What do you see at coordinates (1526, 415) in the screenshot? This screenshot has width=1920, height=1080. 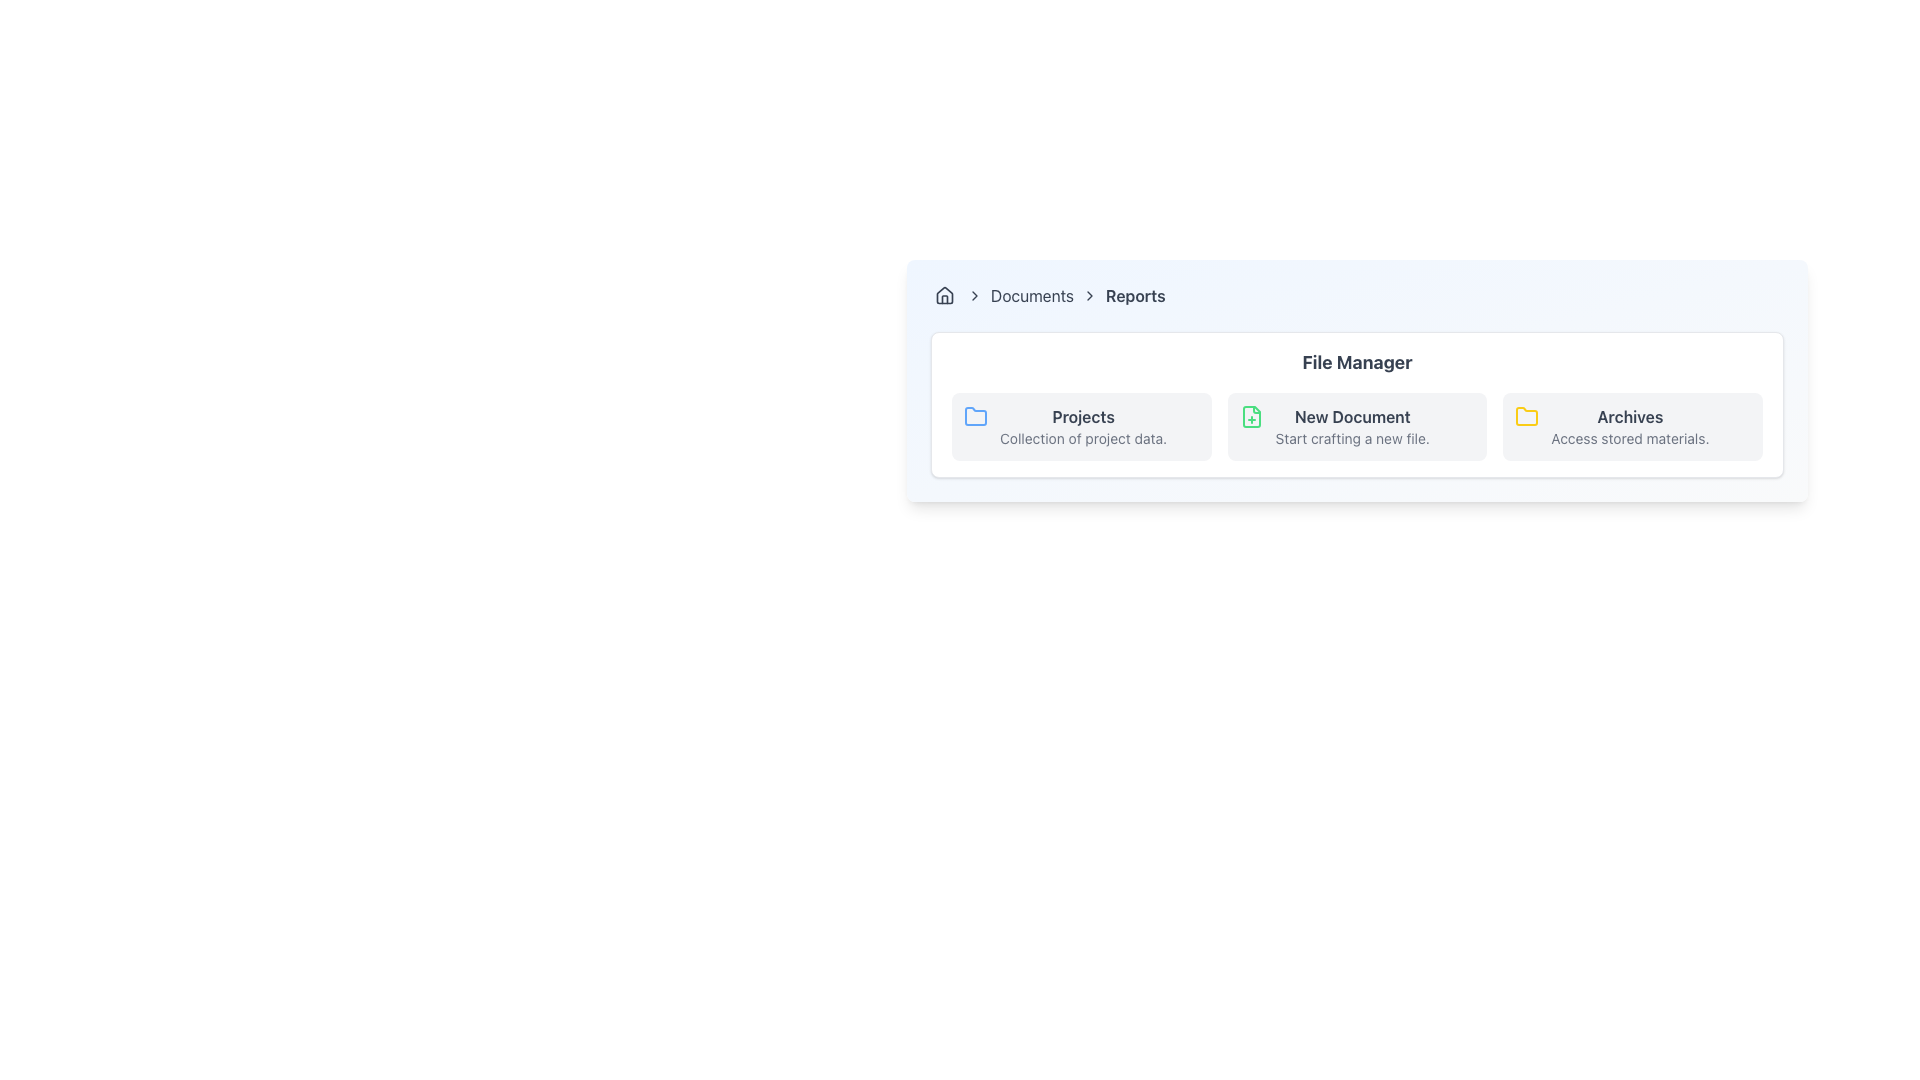 I see `the yellow folder icon representing the 'Archives' section, located adjacent to the text 'Archives' and 'Access stored materials' in the last card of the File Manager layout` at bounding box center [1526, 415].